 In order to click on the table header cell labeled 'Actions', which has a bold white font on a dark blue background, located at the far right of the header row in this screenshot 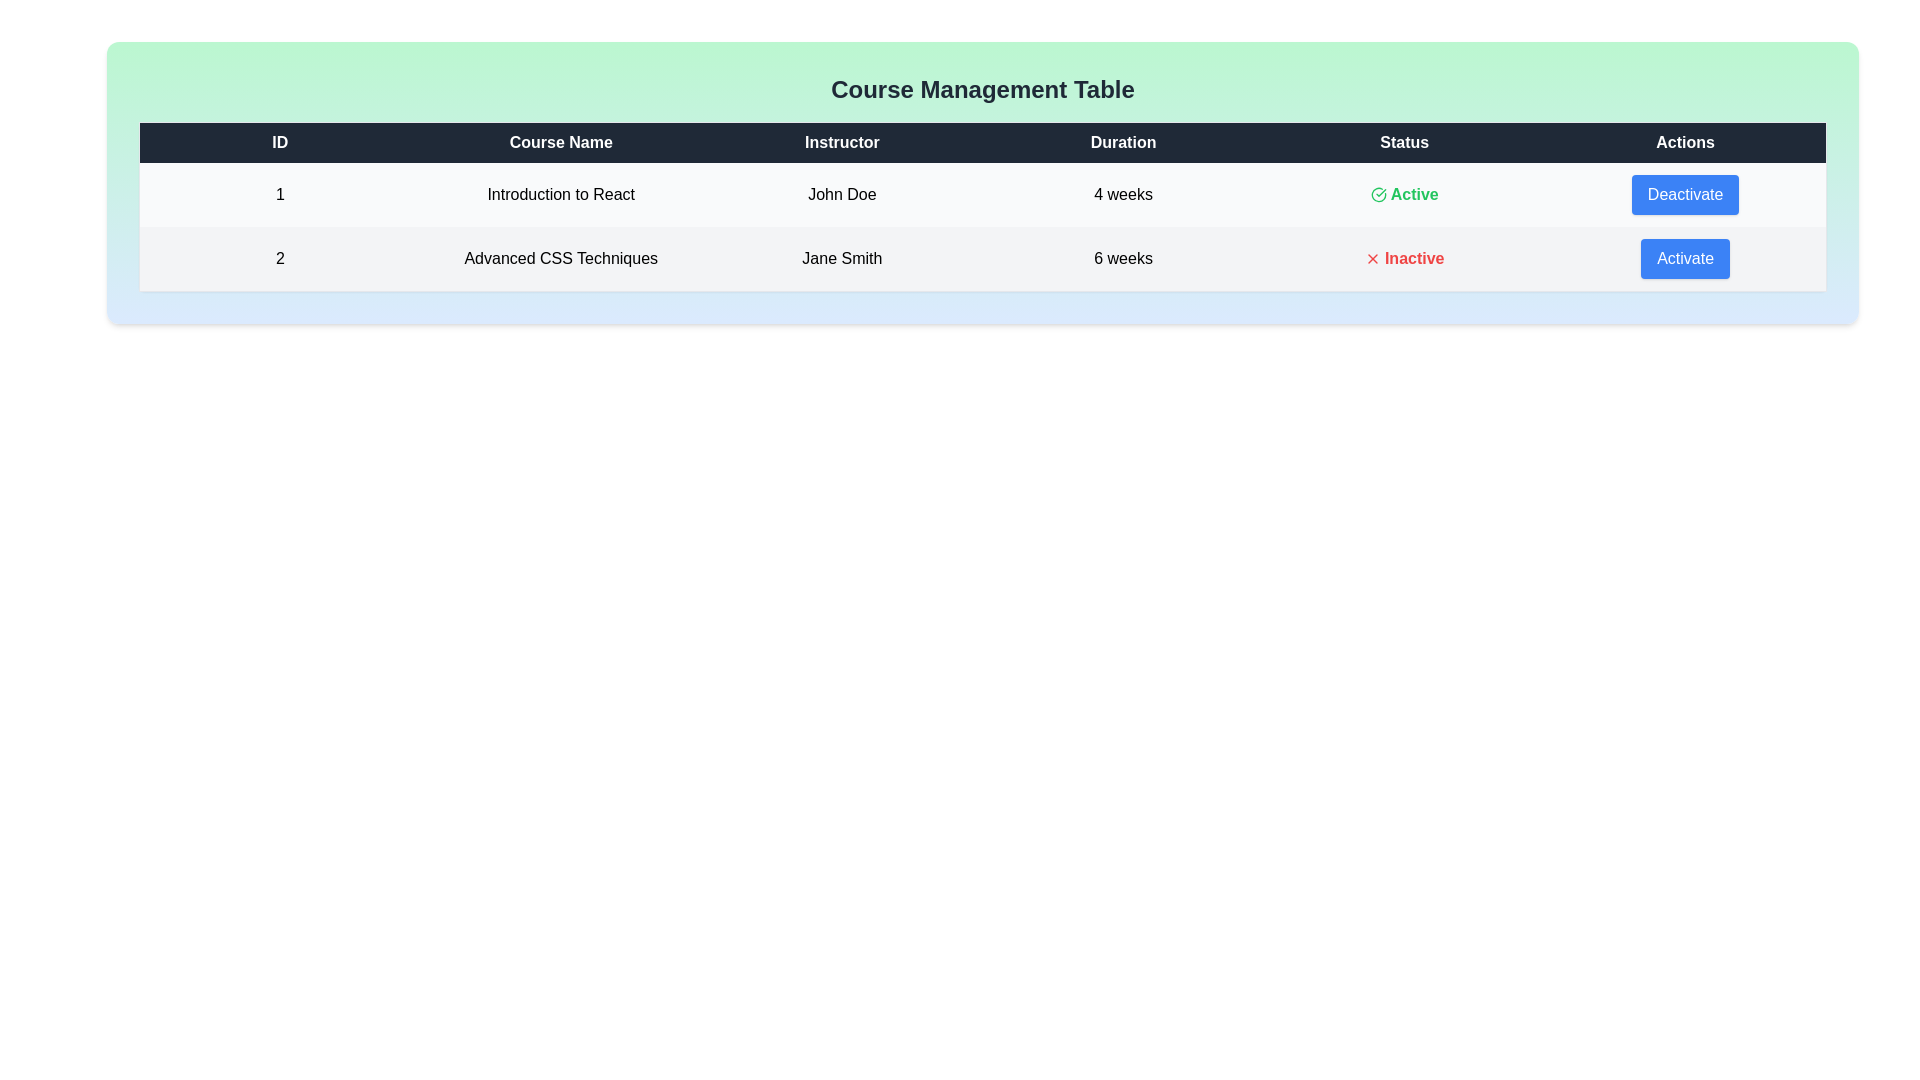, I will do `click(1684, 141)`.